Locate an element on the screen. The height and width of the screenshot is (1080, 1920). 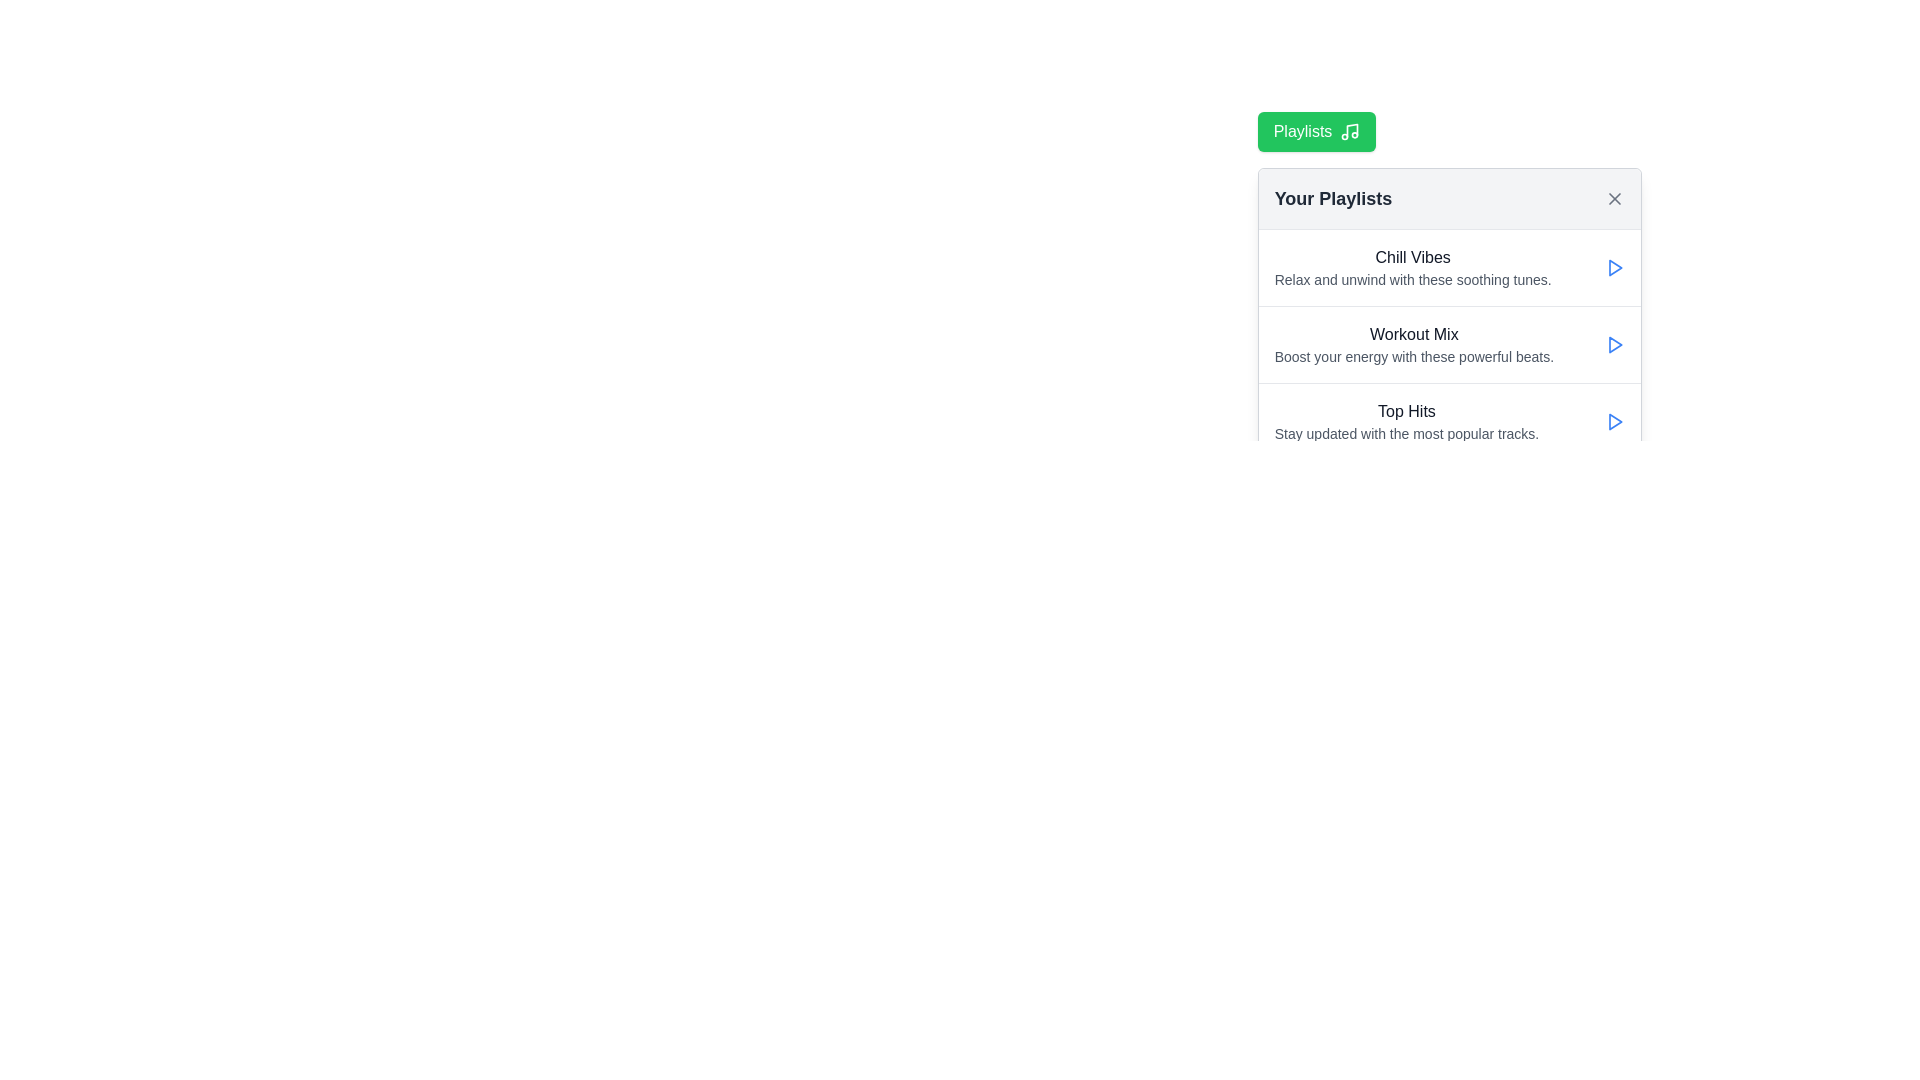
the text label that reads 'Stay updated with the most popular tracks.' positioned beneath the 'Top Hits' heading is located at coordinates (1405, 433).